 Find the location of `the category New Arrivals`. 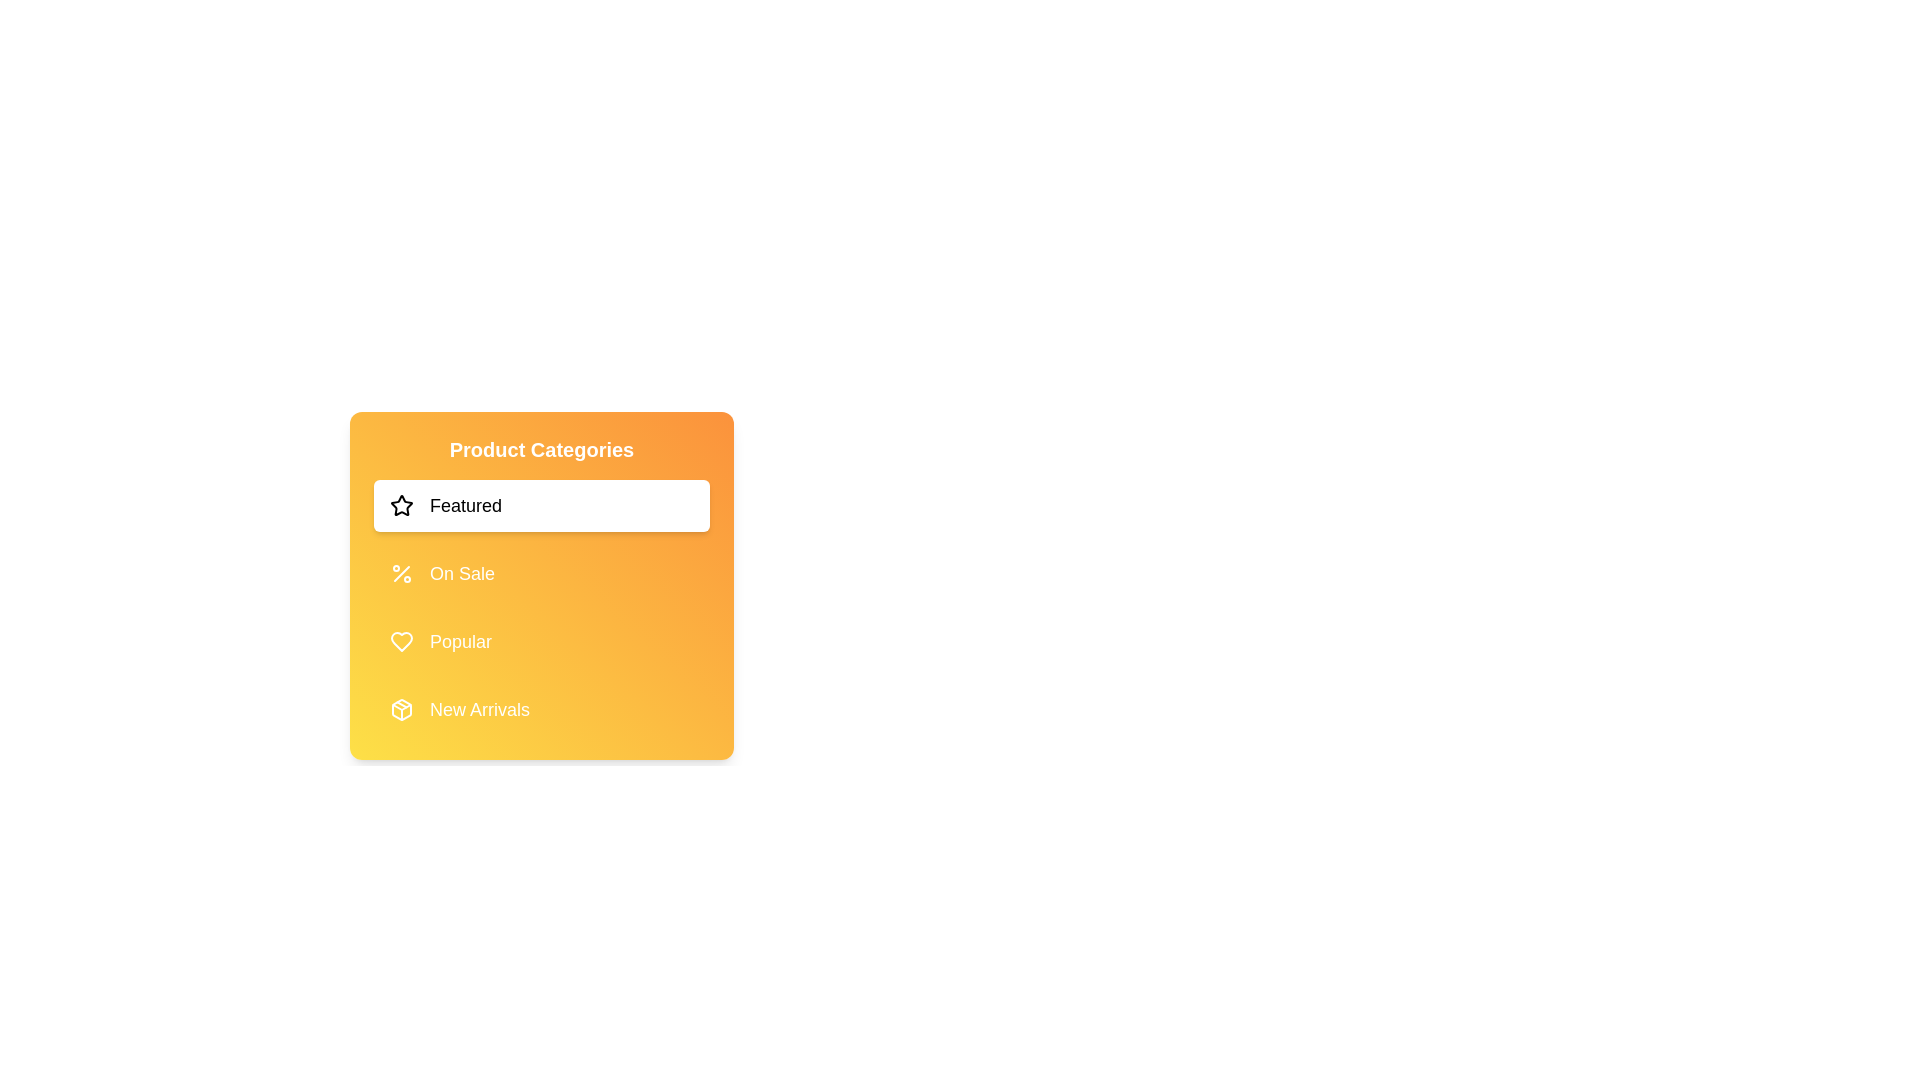

the category New Arrivals is located at coordinates (542, 708).